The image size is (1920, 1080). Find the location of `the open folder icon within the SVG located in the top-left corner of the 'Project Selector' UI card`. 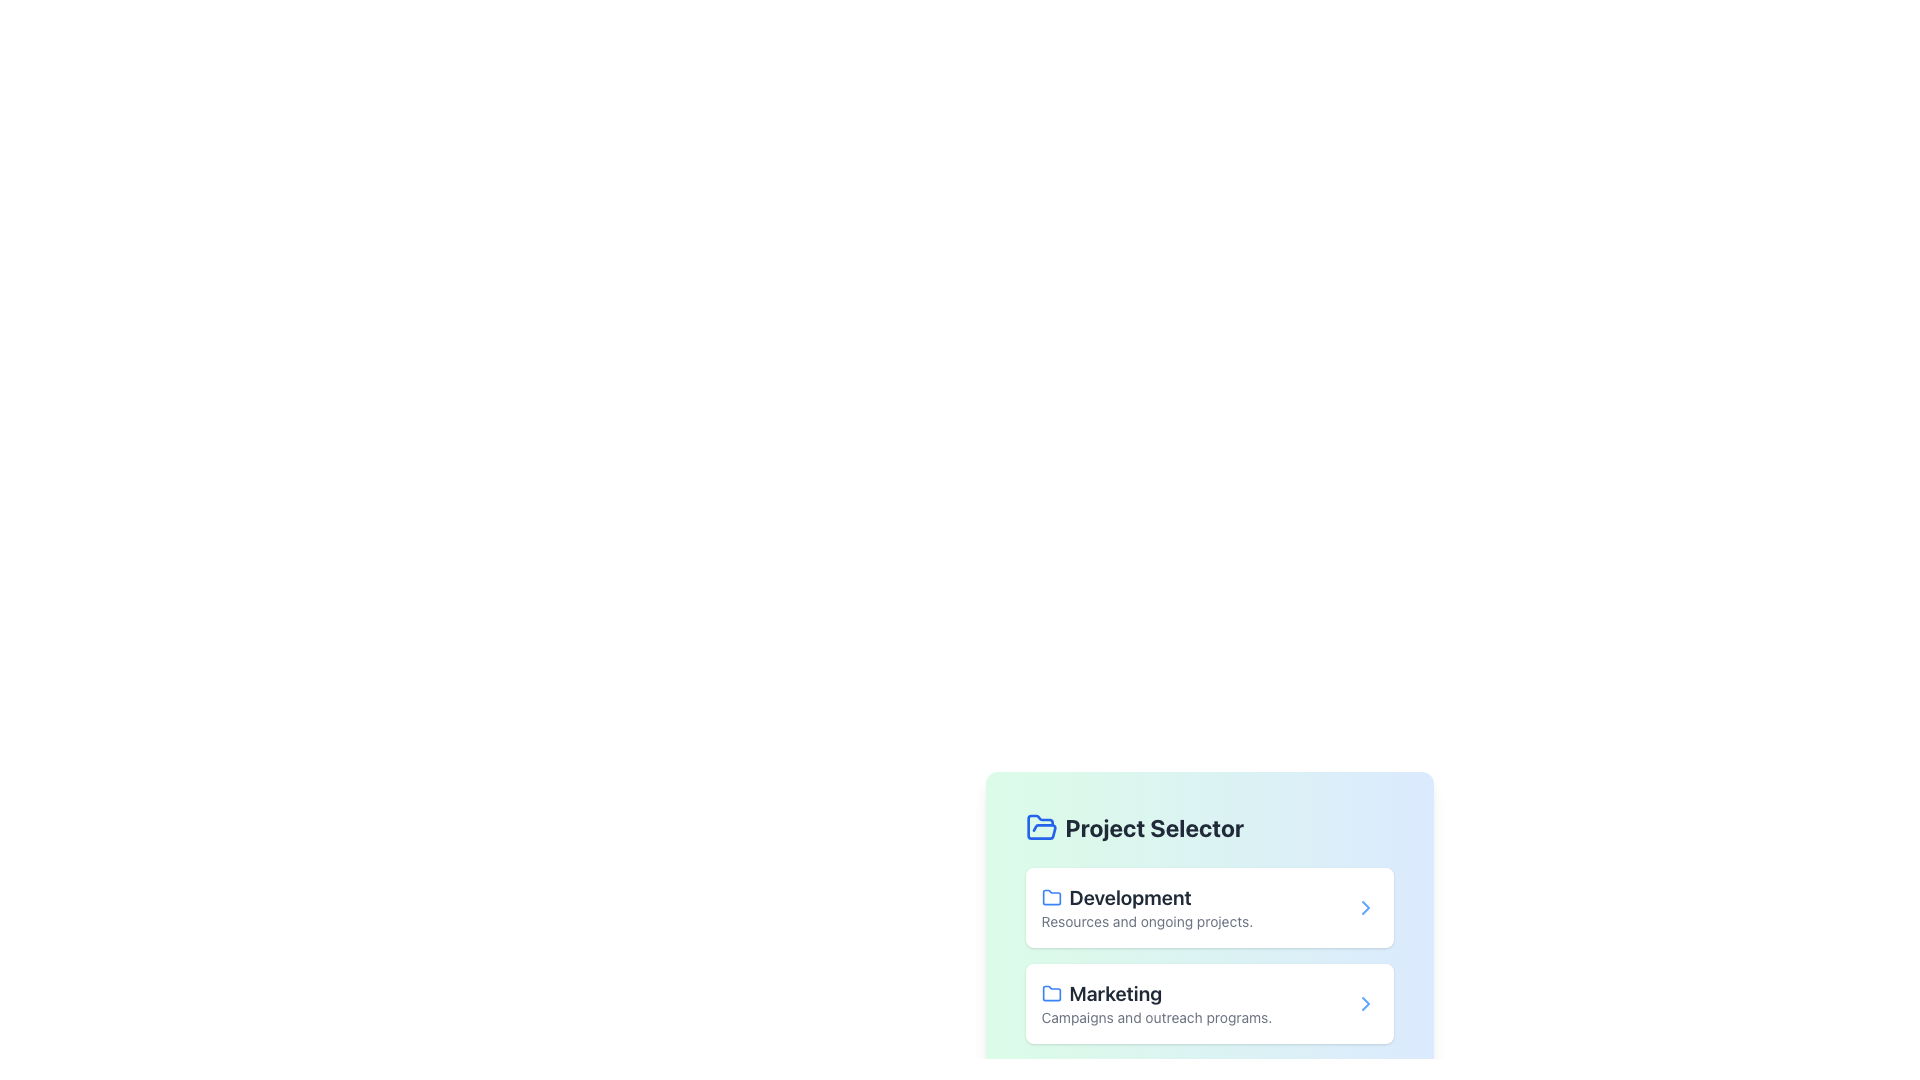

the open folder icon within the SVG located in the top-left corner of the 'Project Selector' UI card is located at coordinates (1040, 827).